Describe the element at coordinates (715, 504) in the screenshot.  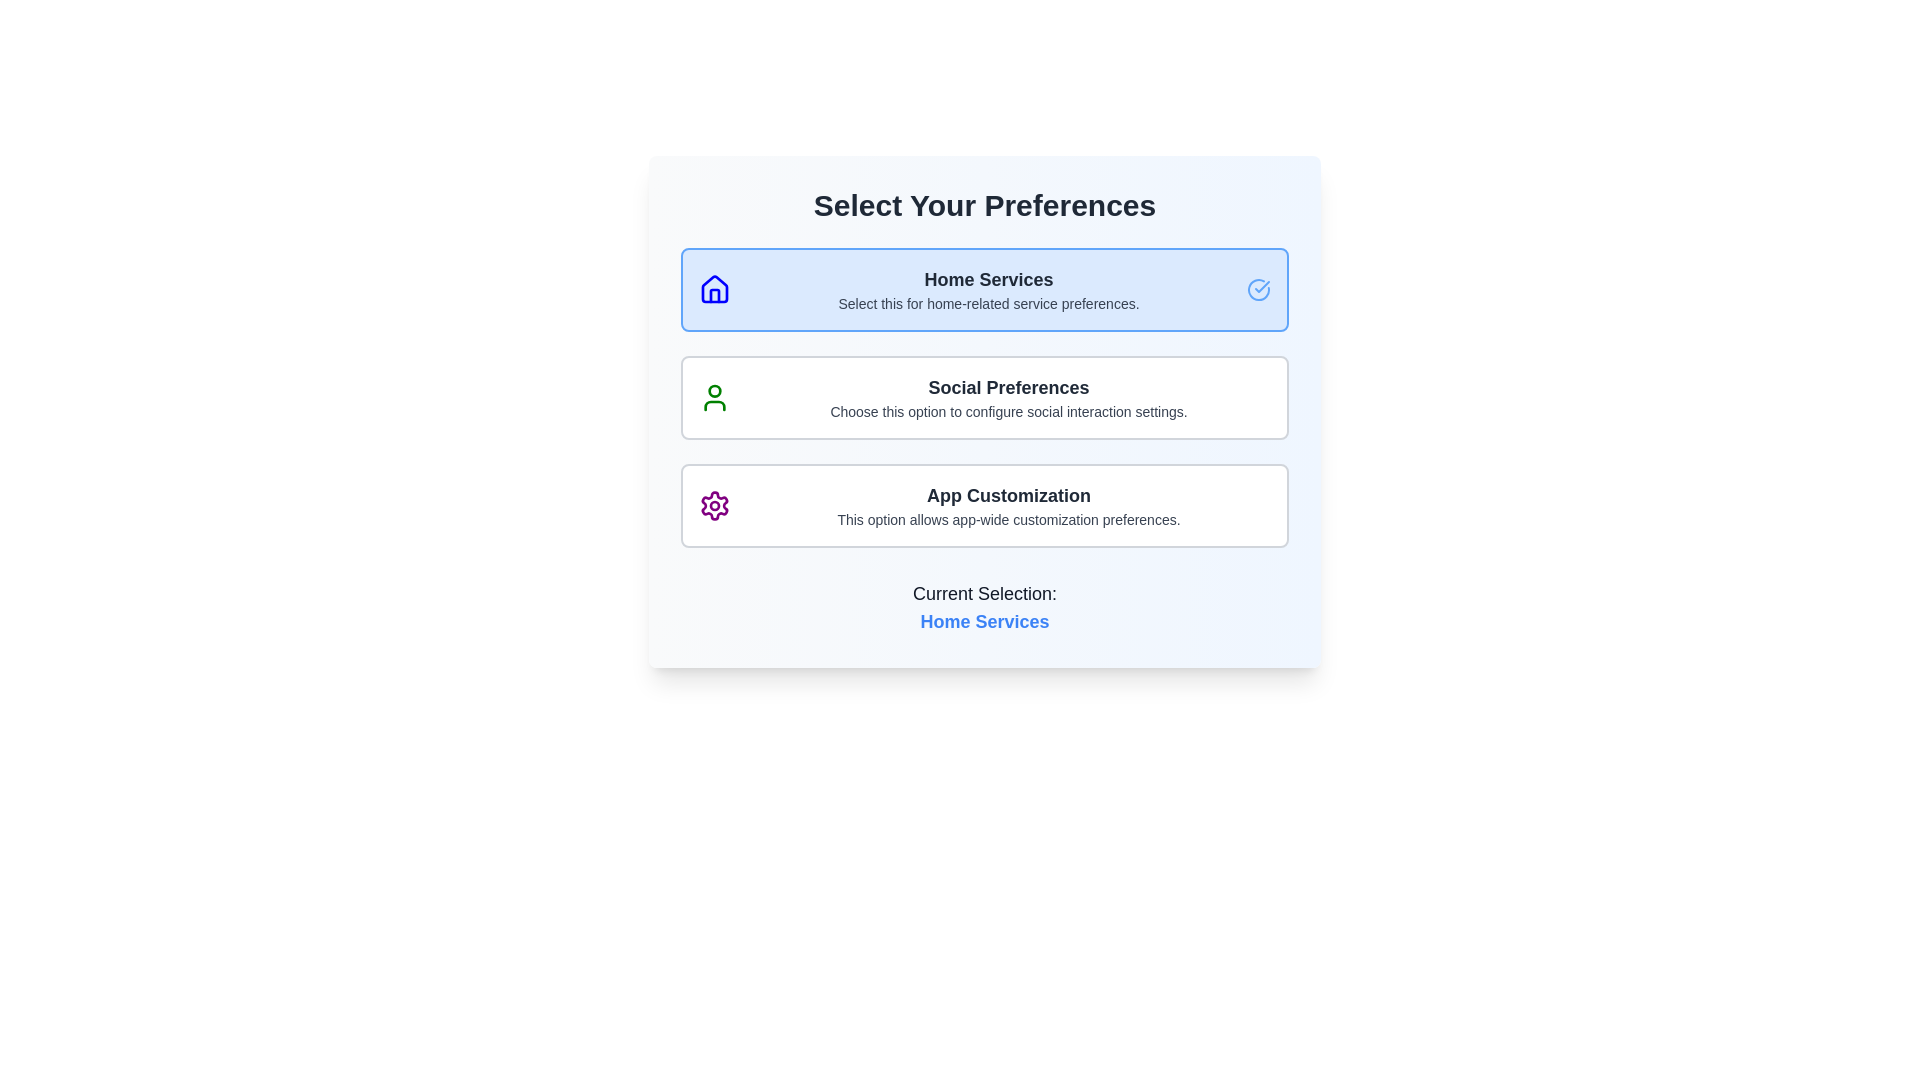
I see `the settings icon, which is gear-shaped and located at the bottom right section of the interface` at that location.